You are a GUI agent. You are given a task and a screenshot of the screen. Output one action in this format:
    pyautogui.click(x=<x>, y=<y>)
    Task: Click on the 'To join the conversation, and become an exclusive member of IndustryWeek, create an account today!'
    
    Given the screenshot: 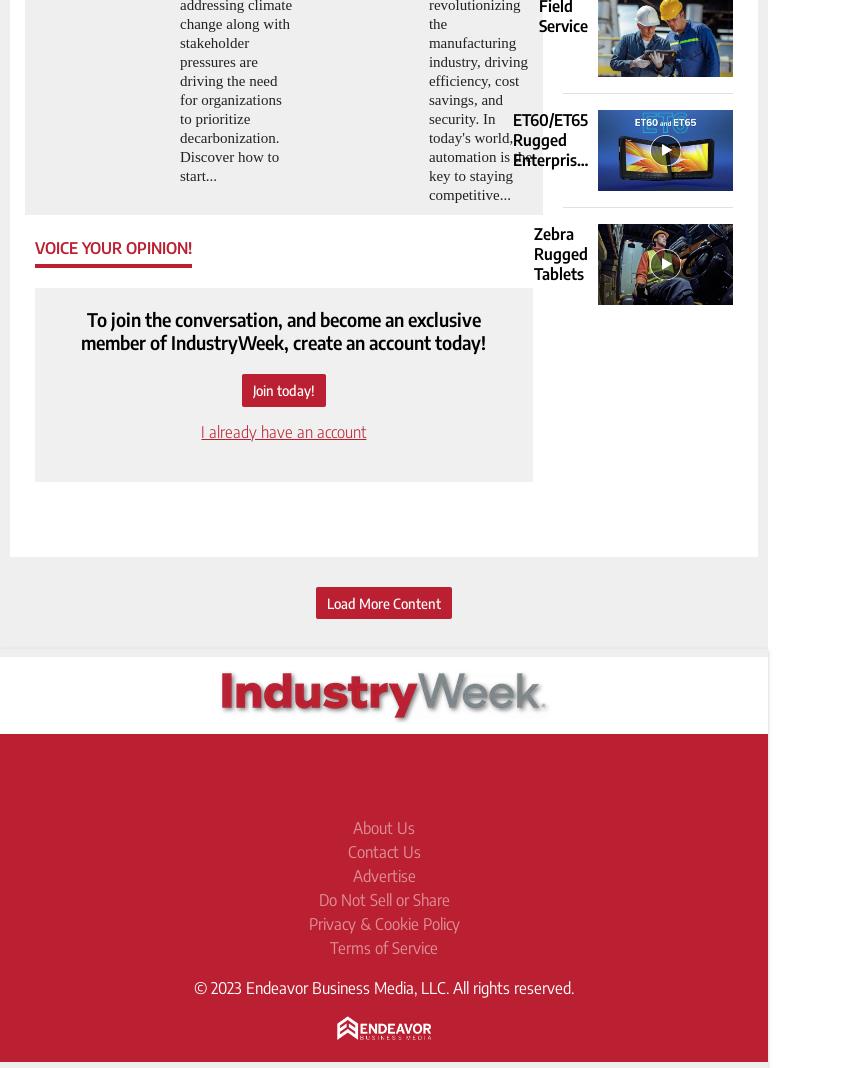 What is the action you would take?
    pyautogui.click(x=282, y=329)
    